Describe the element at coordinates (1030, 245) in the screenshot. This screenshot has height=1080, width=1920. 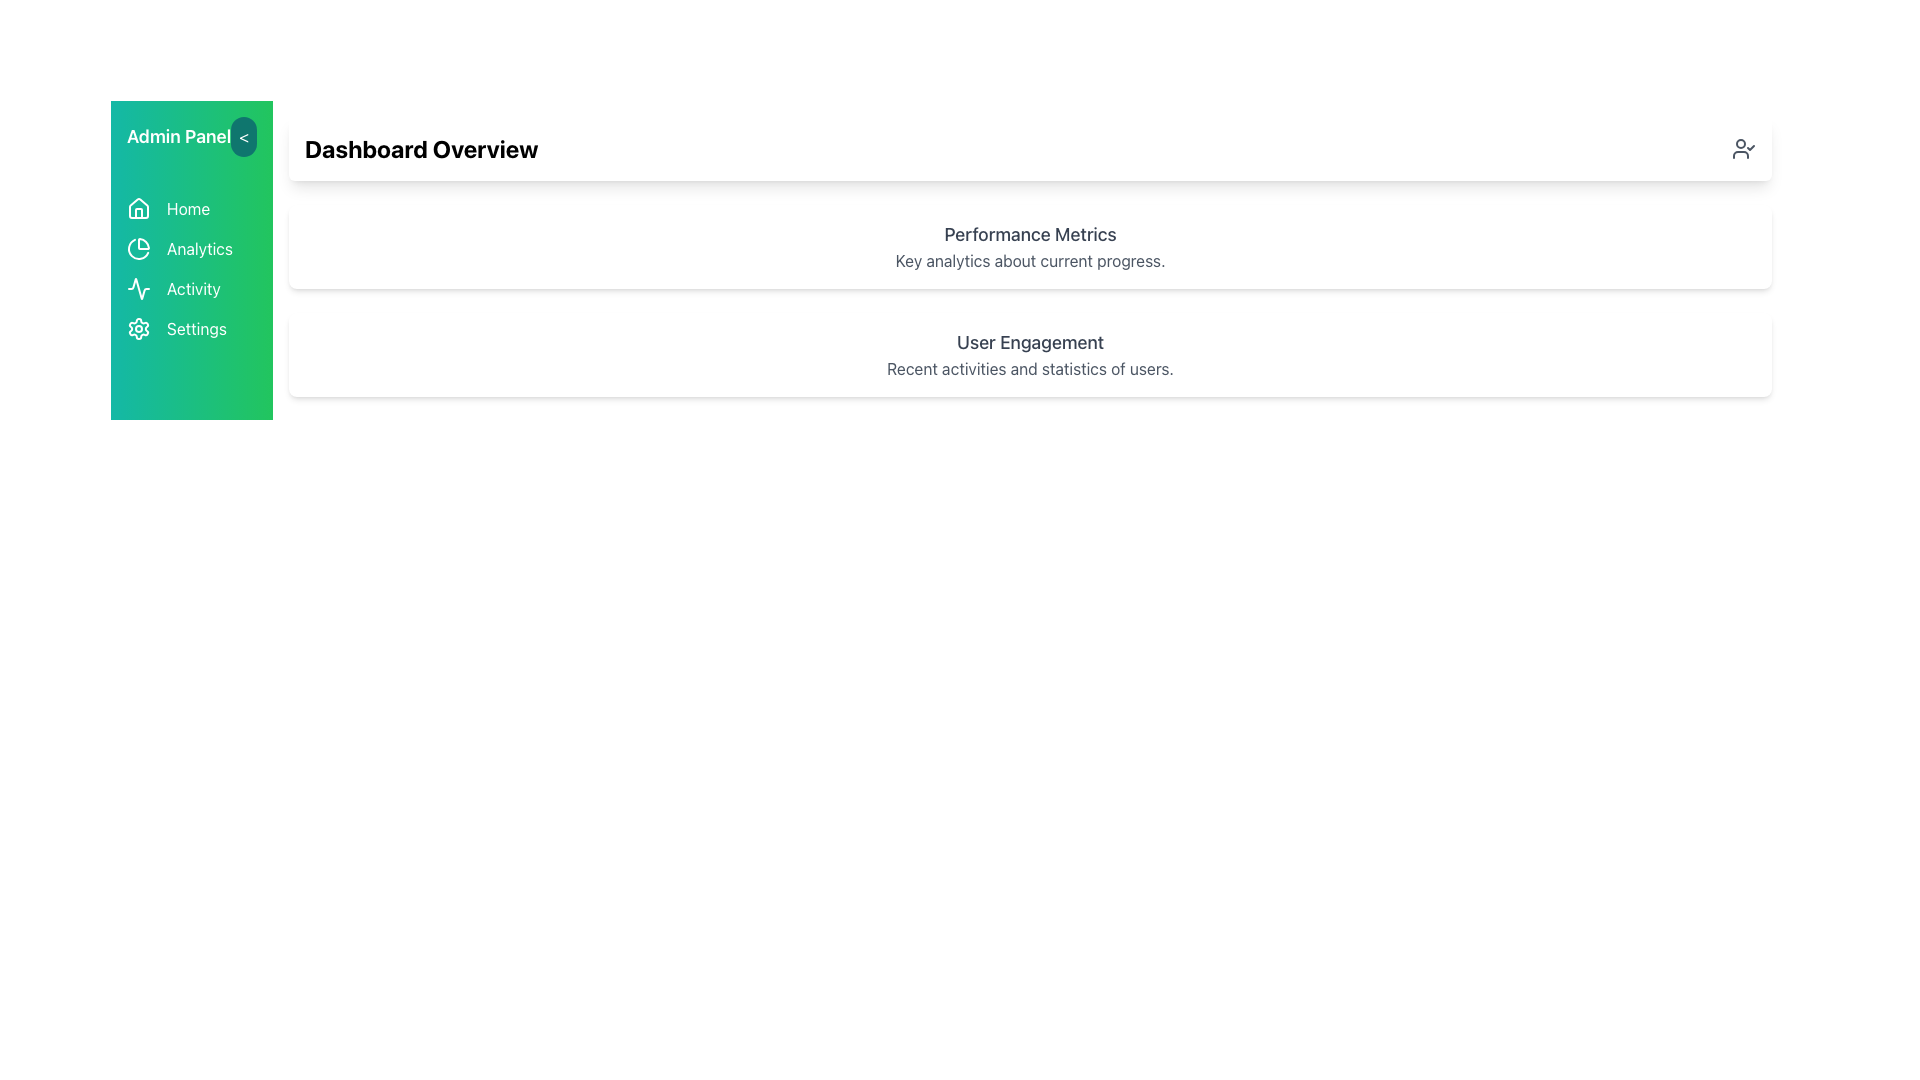
I see `the Informational Card titled 'Performance Metrics', which is the first card in a vertically arranged grid, featuring a white background, rounded corners, and shadow styling` at that location.